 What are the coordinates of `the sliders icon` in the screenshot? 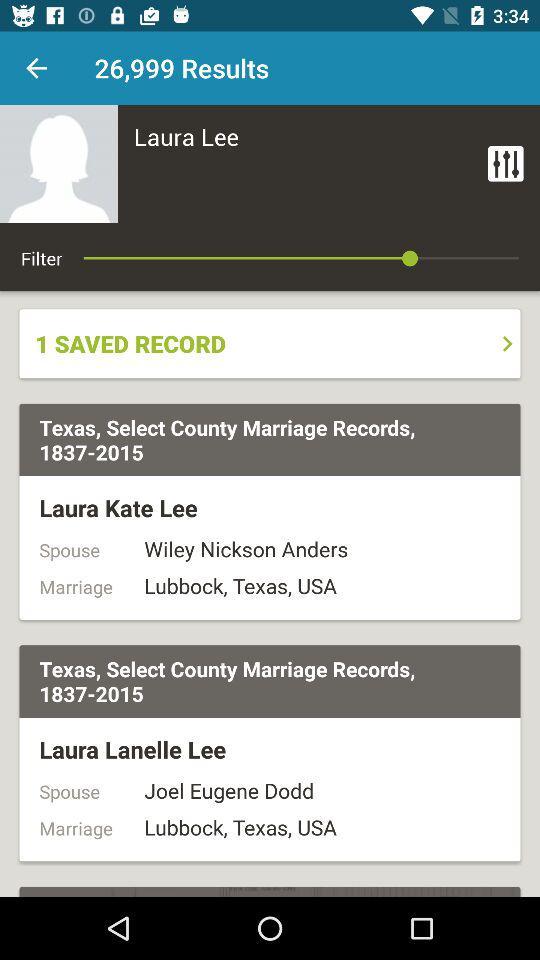 It's located at (504, 162).